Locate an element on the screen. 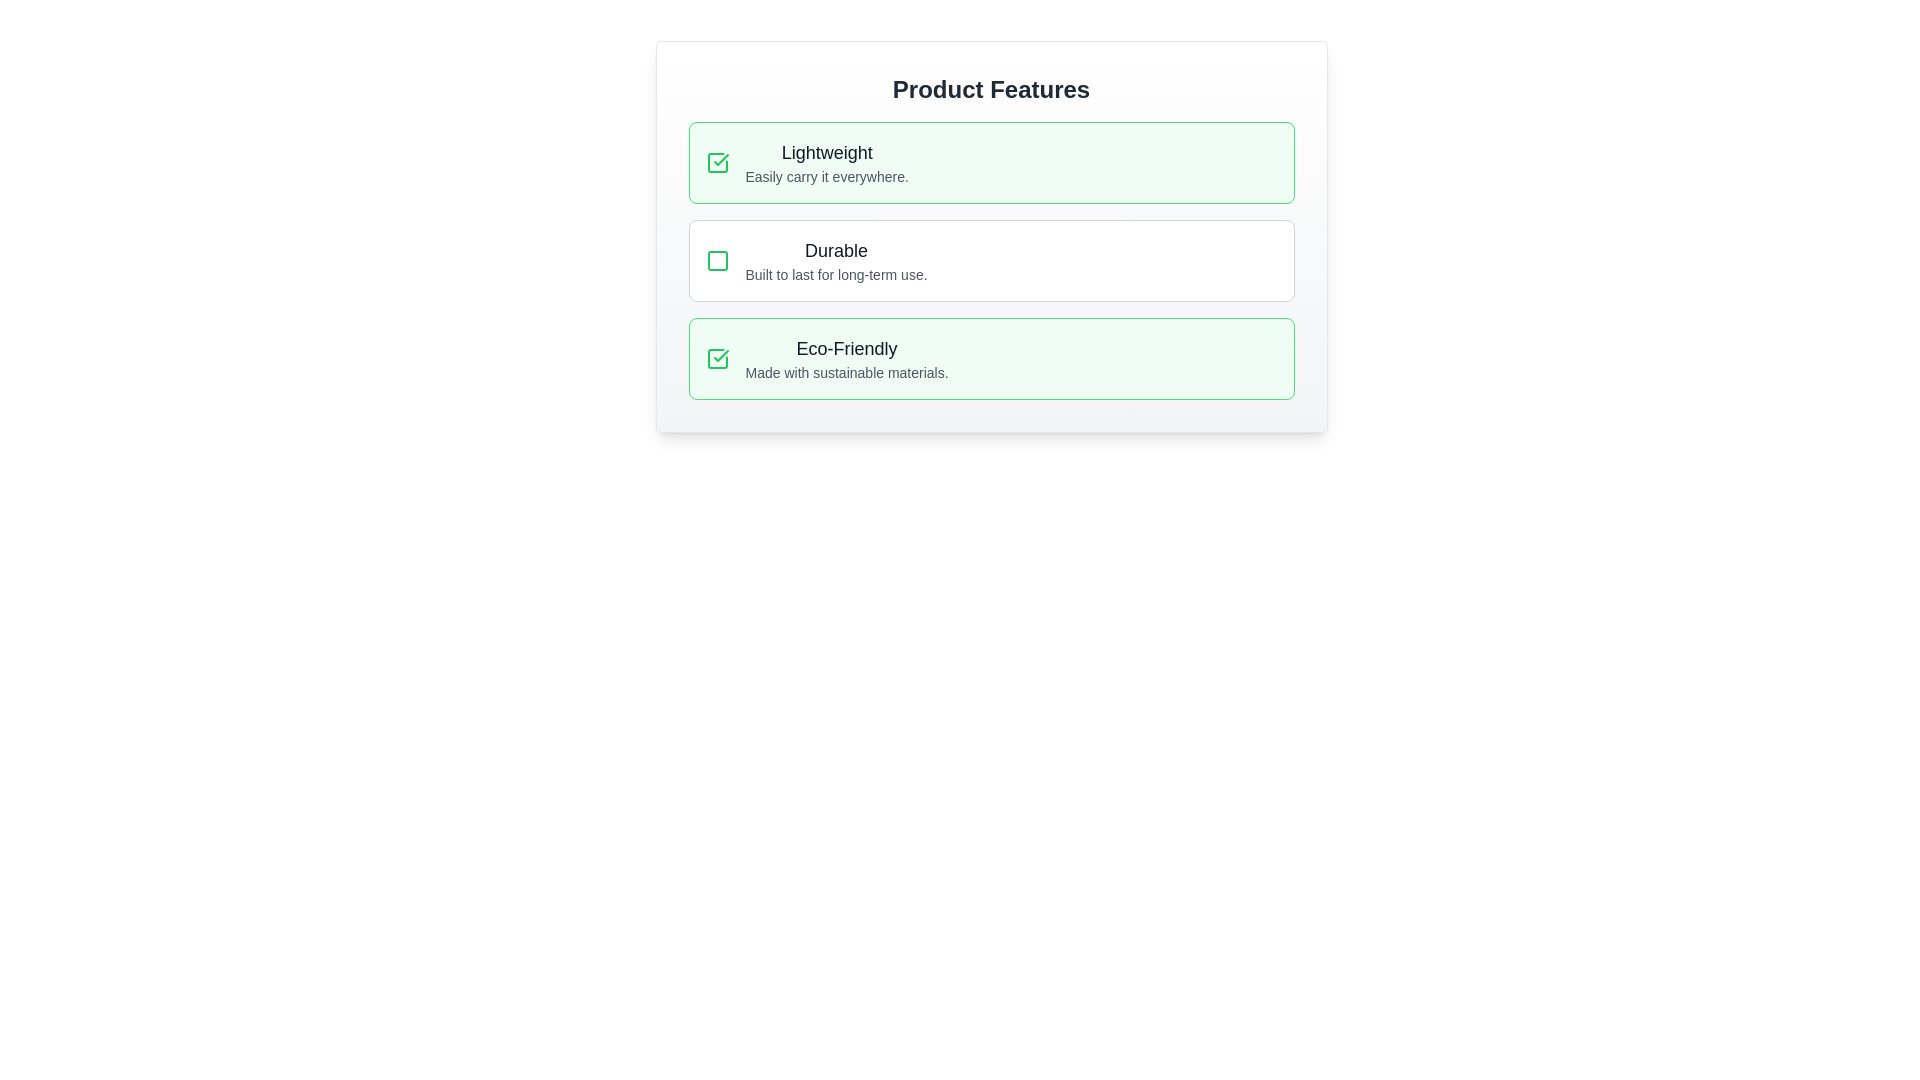 Image resolution: width=1920 pixels, height=1080 pixels. the decorative icon in the 'Durable' feature card, which is positioned towards the left edge before the associated text is located at coordinates (717, 260).